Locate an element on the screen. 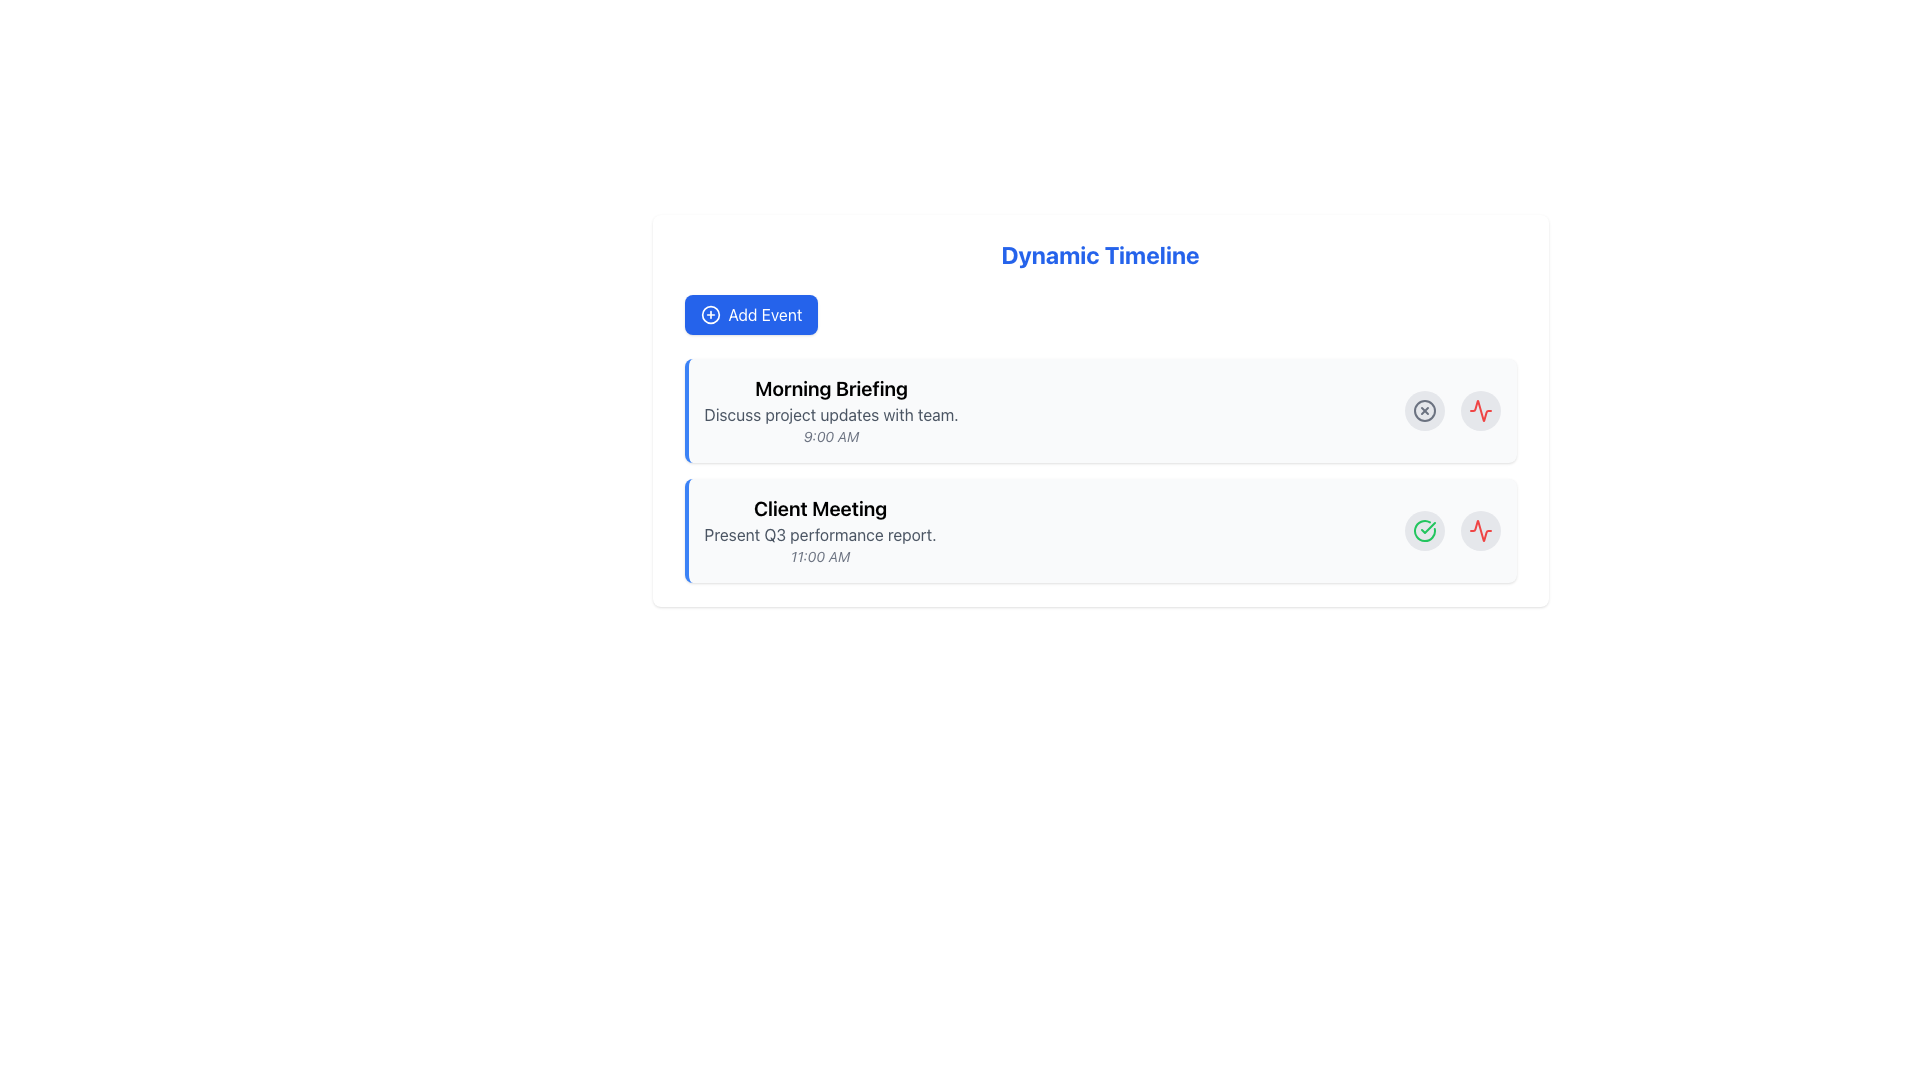 This screenshot has width=1920, height=1080. the stylized waveform icon with a thin red stroke located on the far right of the first event entry in the list is located at coordinates (1480, 530).